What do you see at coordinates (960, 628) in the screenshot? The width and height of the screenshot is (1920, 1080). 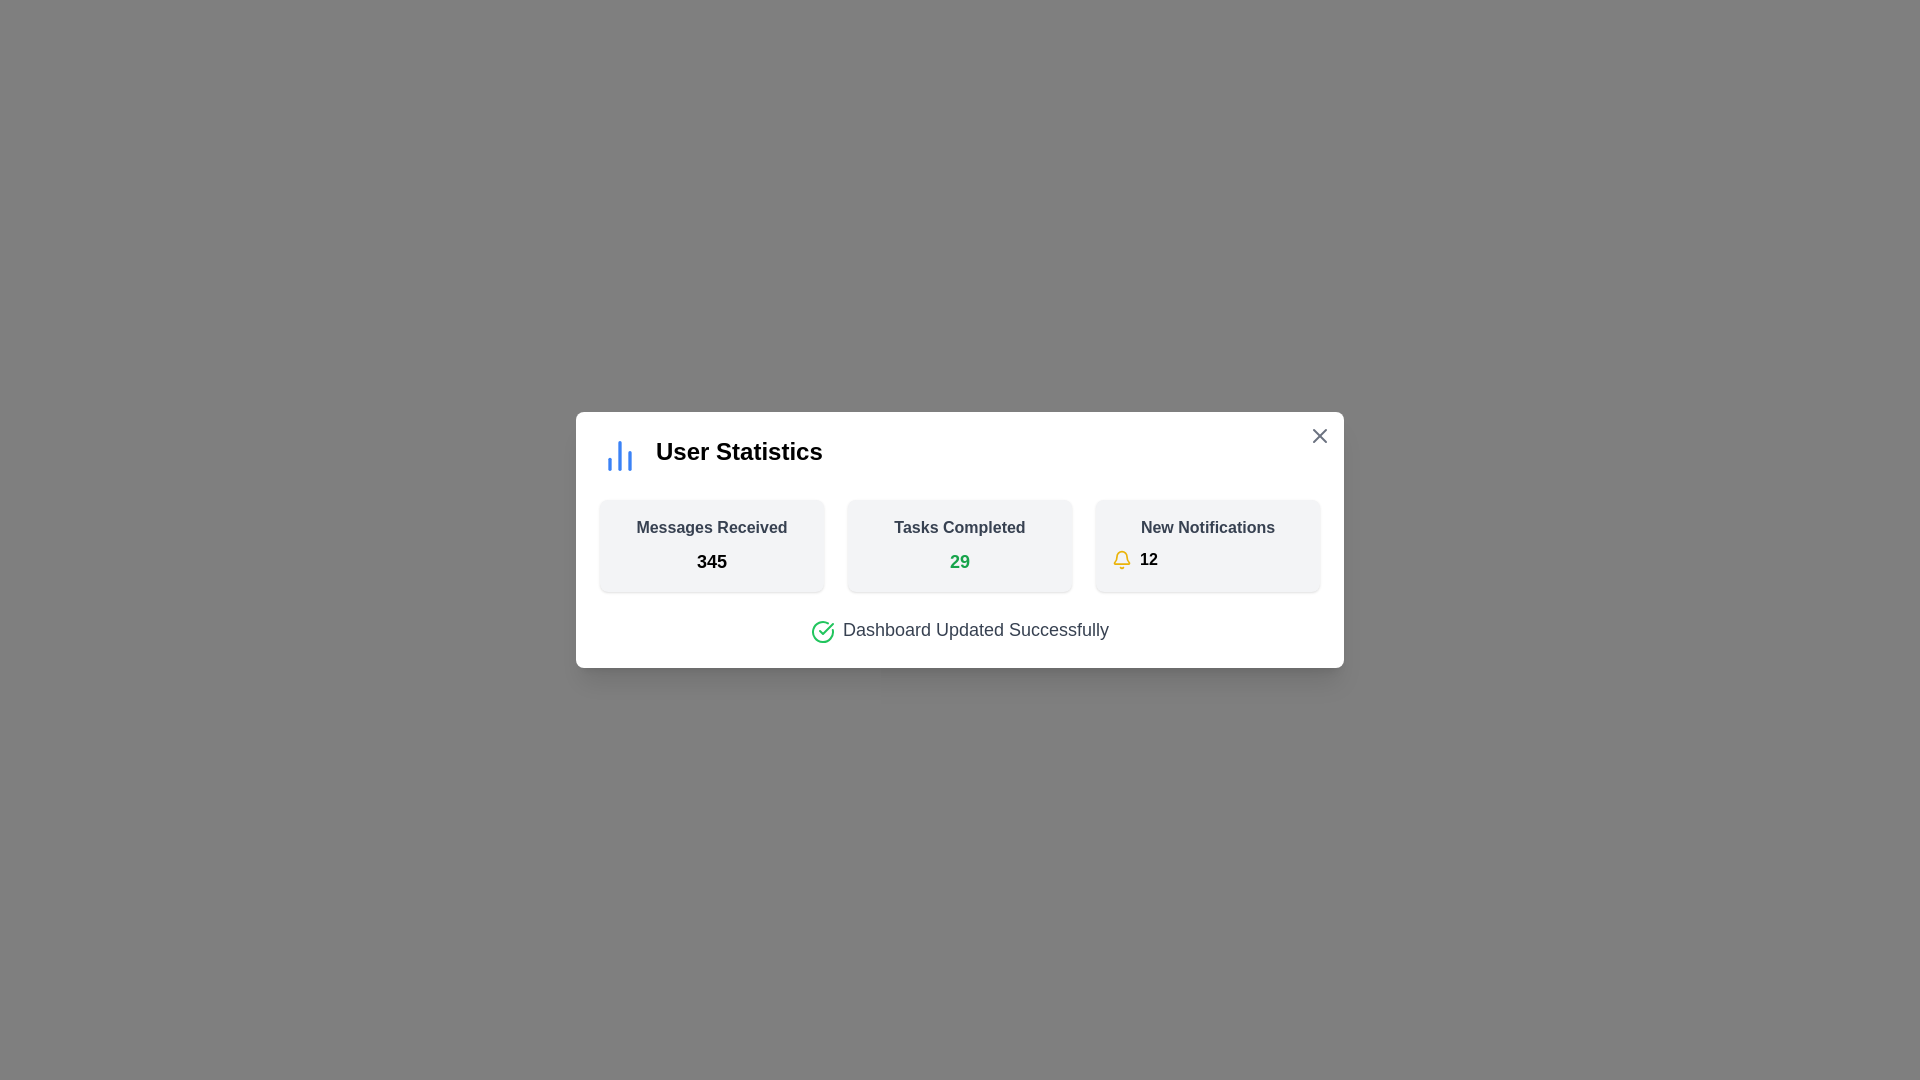 I see `the notification message that displays 'Dashboard Updated Successfully' with a green circular check icon` at bounding box center [960, 628].